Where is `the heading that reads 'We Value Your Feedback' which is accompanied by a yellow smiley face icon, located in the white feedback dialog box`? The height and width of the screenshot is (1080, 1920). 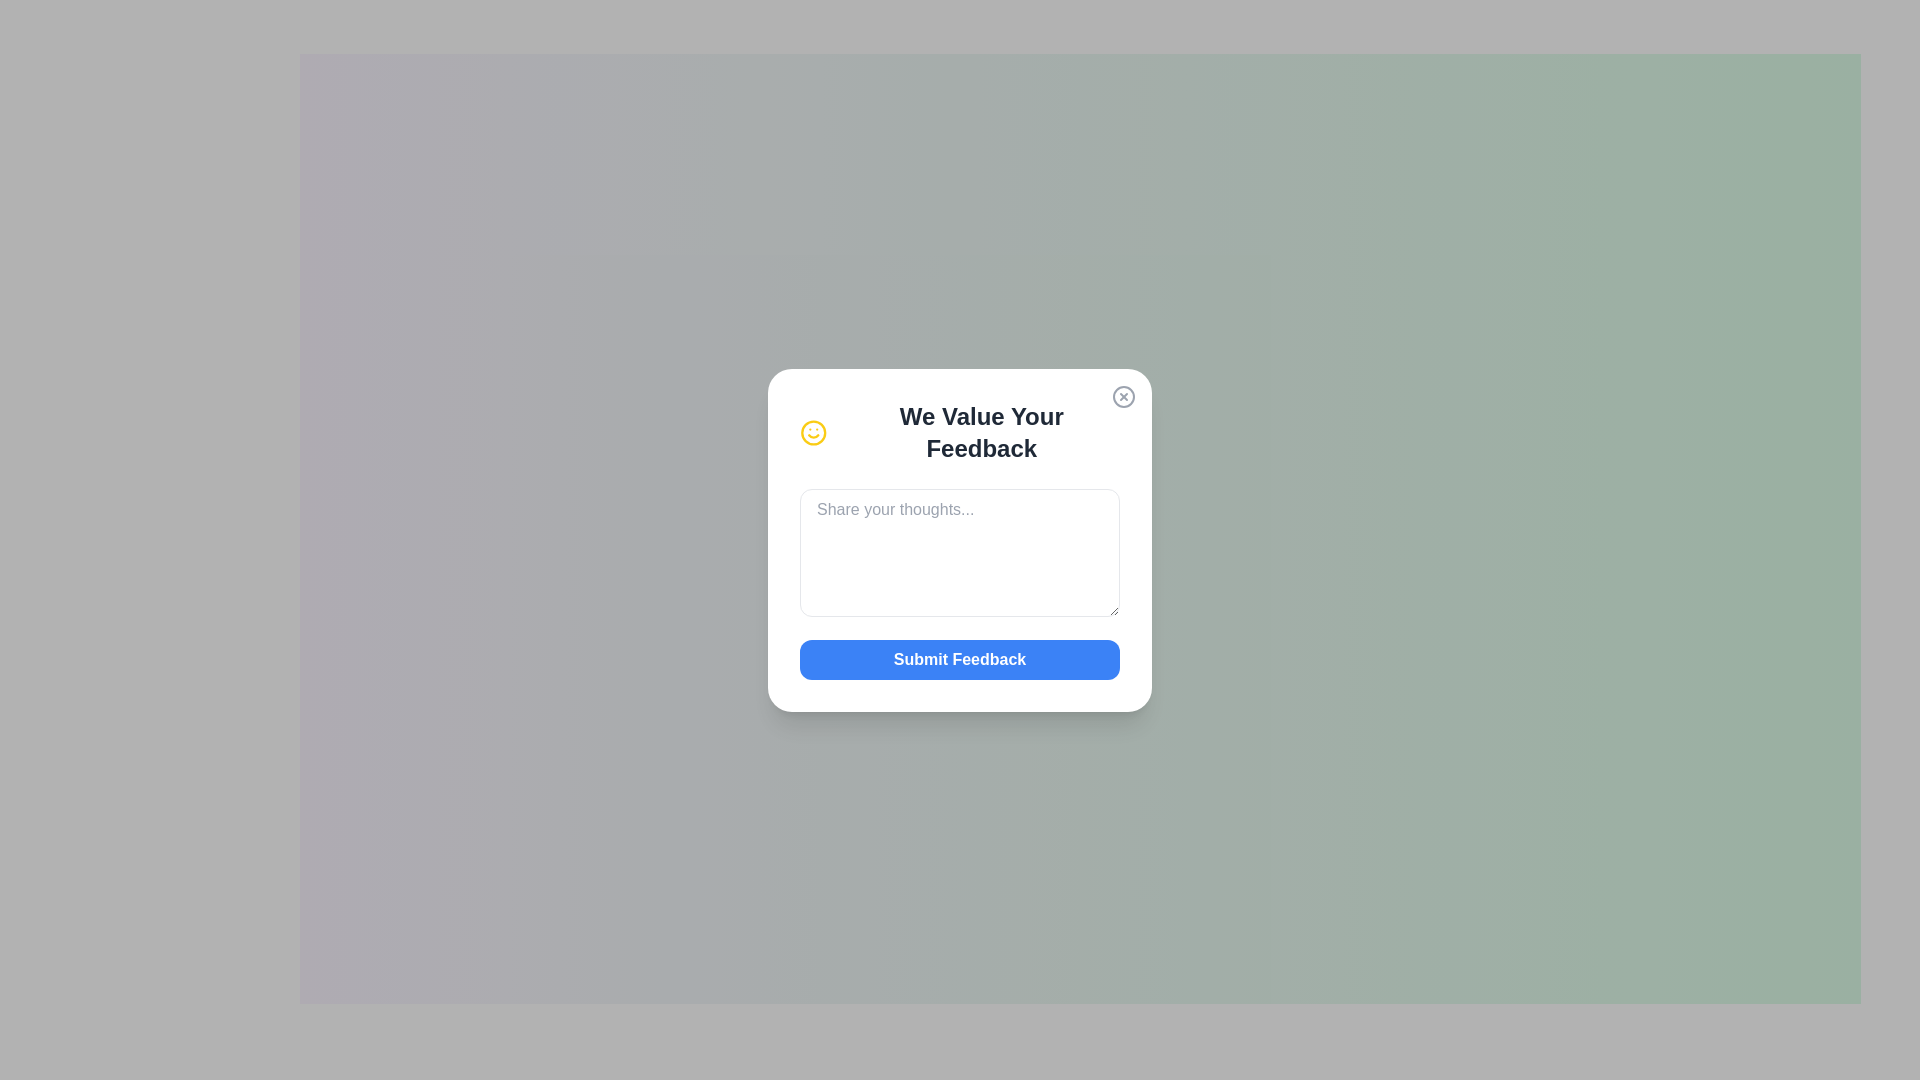 the heading that reads 'We Value Your Feedback' which is accompanied by a yellow smiley face icon, located in the white feedback dialog box is located at coordinates (960, 431).